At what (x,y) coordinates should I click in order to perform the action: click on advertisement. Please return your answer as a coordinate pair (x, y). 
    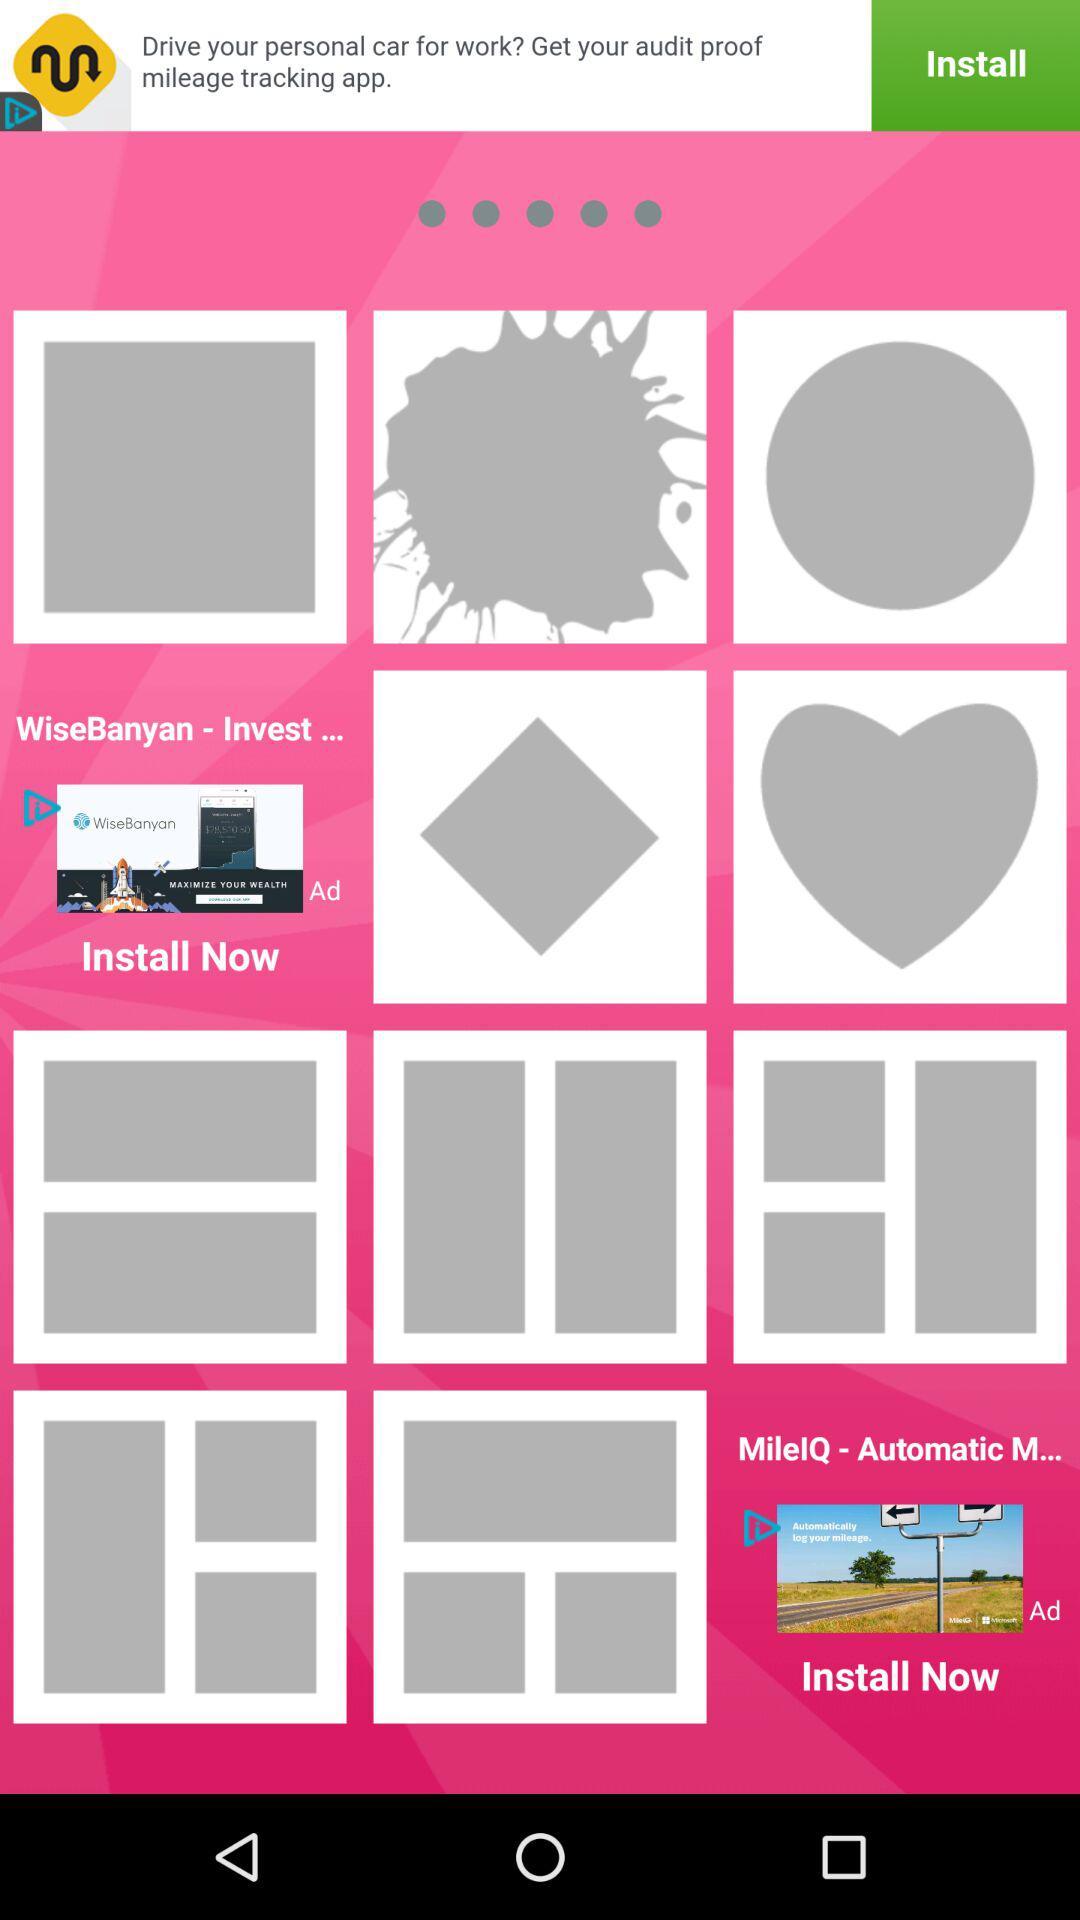
    Looking at the image, I should click on (540, 65).